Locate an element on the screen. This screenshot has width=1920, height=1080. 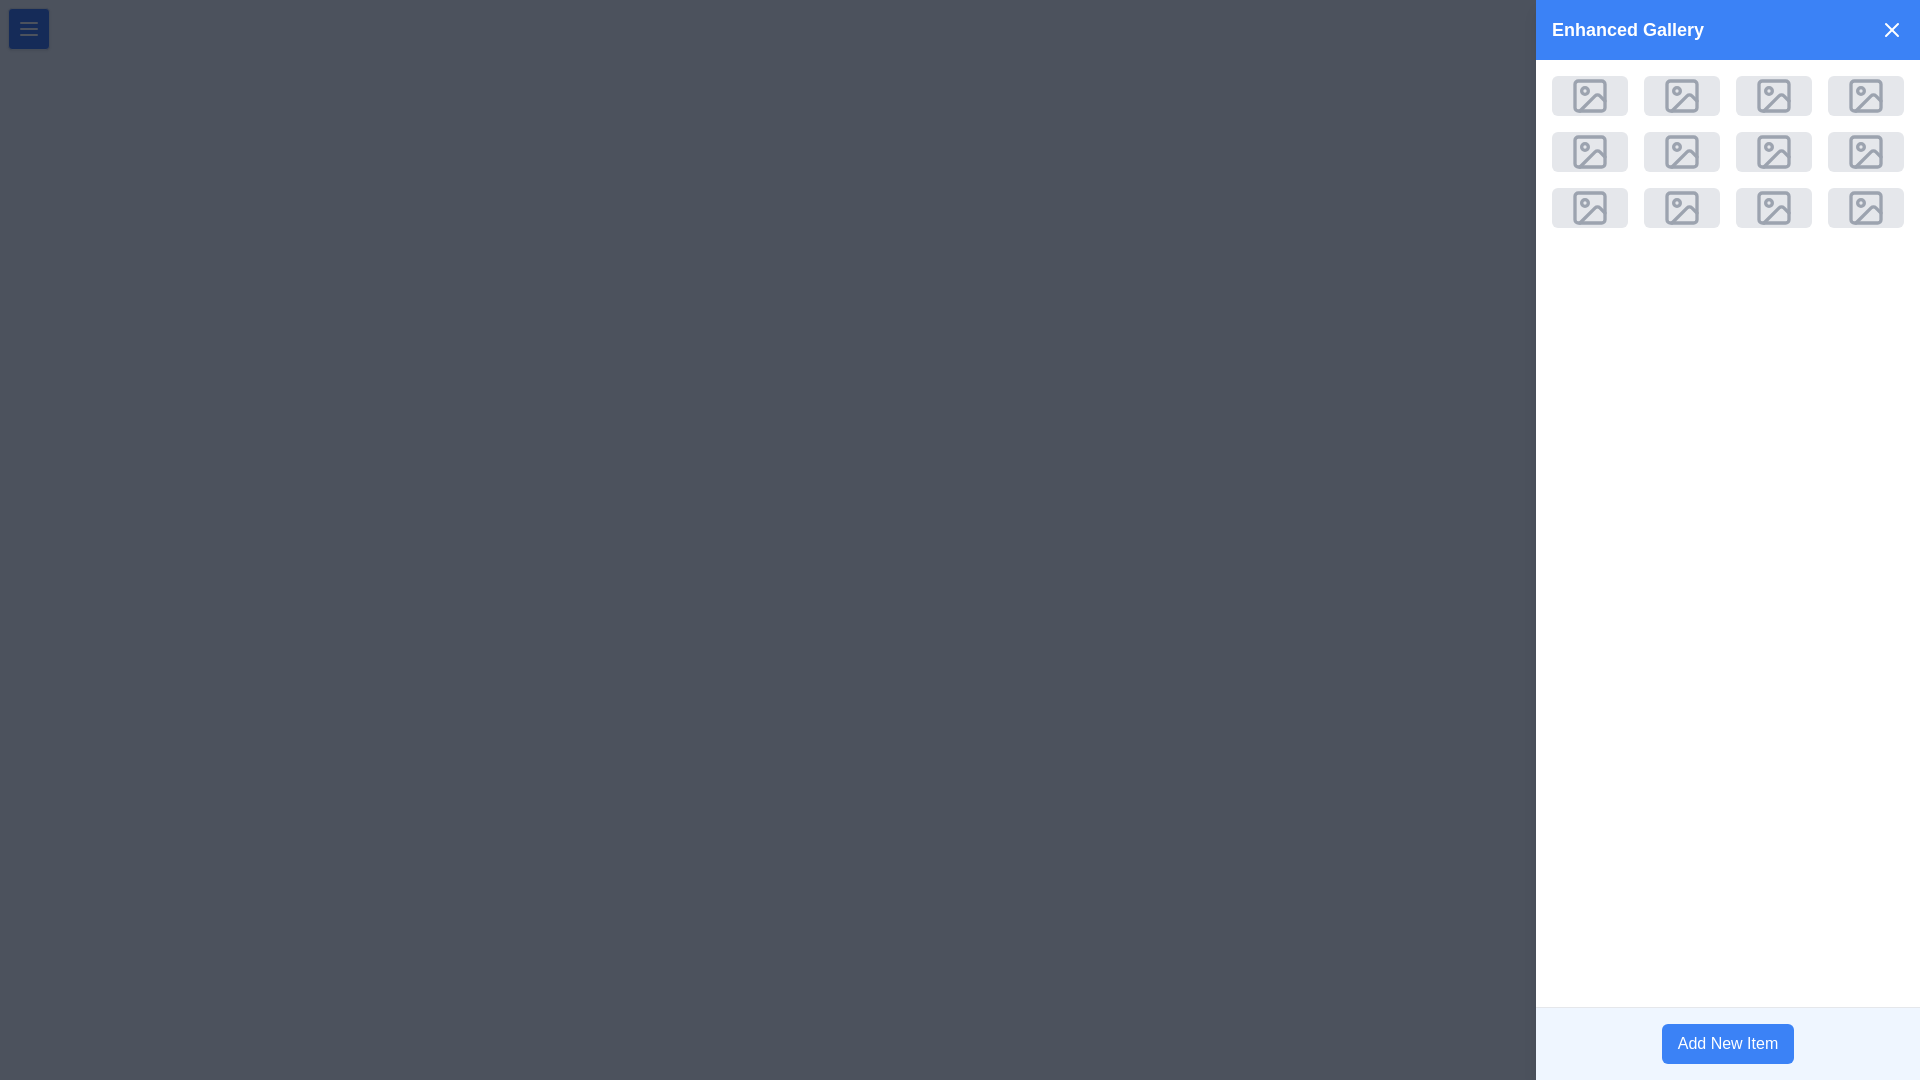
the square-shaped placeholder with a light gray background and a picture frame icon located in the first row and first column of the grid in the 'Enhanced Gallery' modal is located at coordinates (1588, 96).